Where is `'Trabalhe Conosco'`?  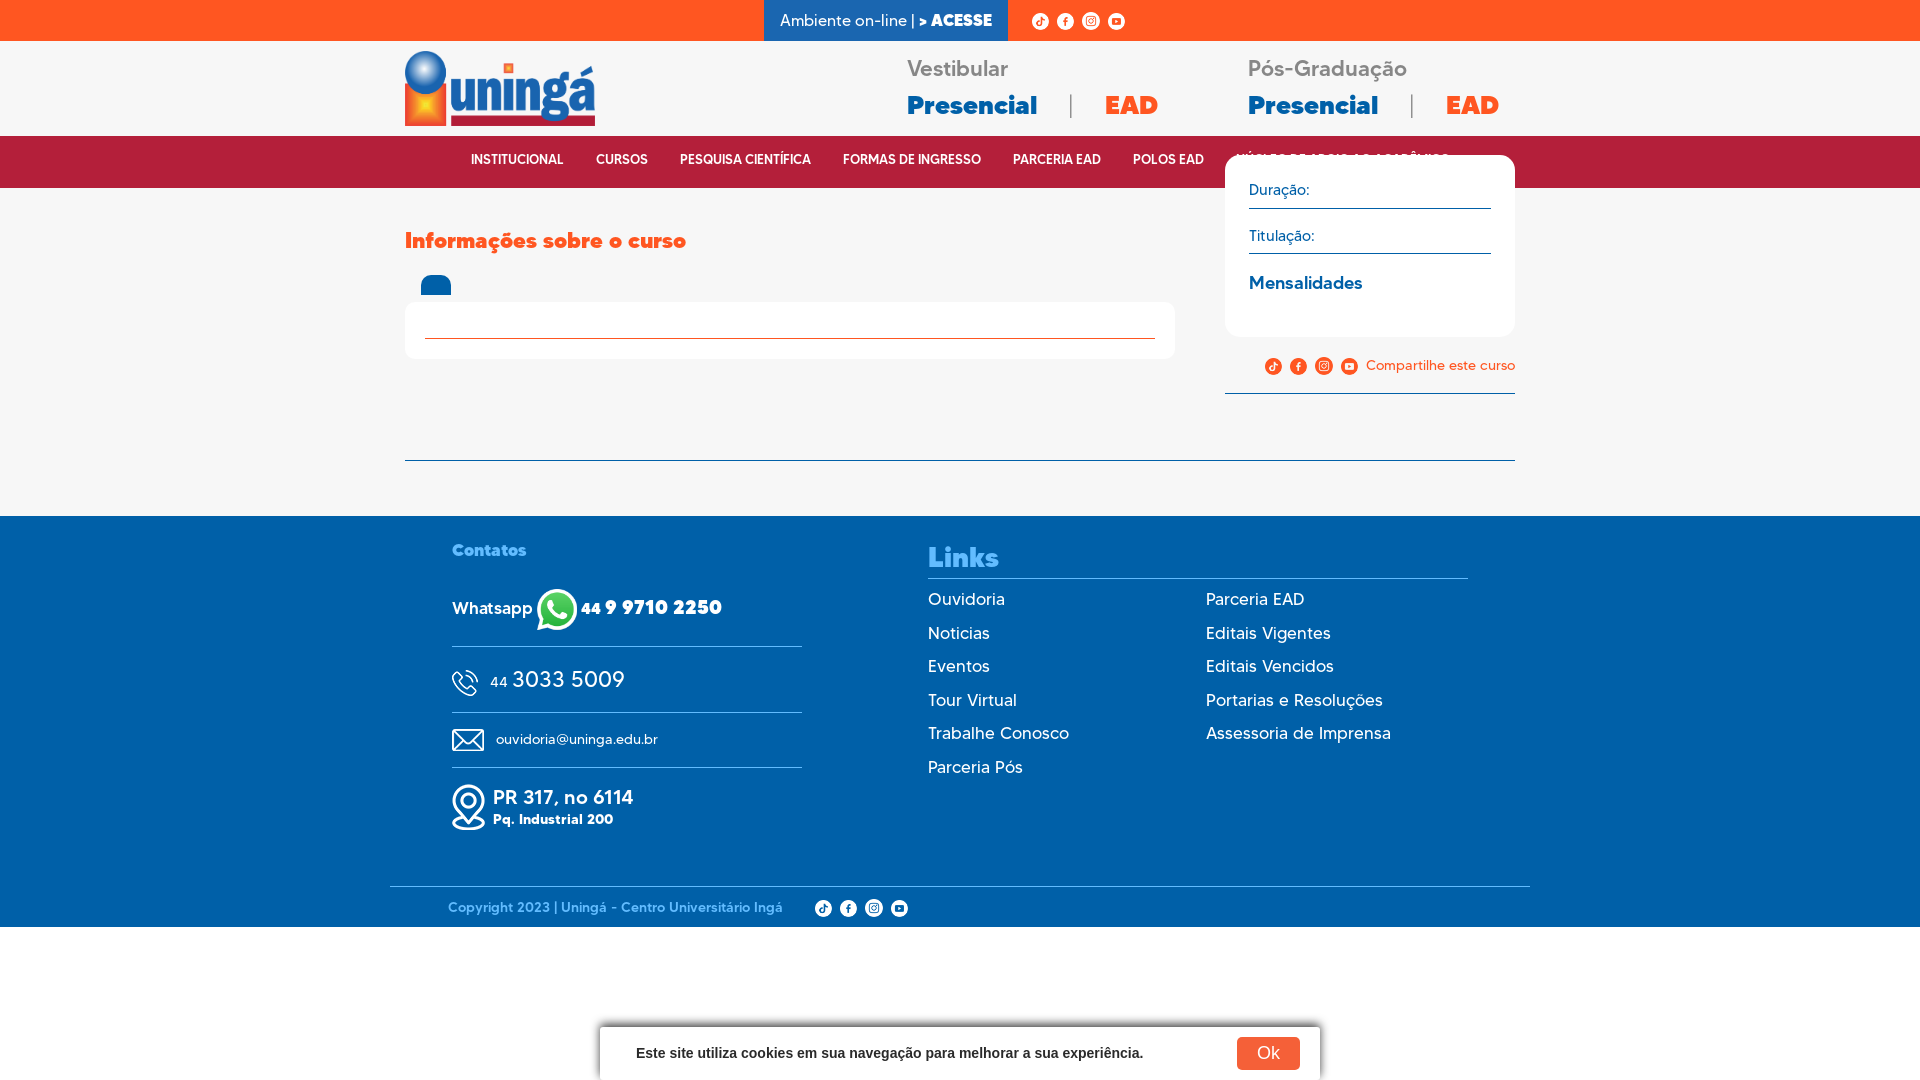
'Trabalhe Conosco' is located at coordinates (1058, 733).